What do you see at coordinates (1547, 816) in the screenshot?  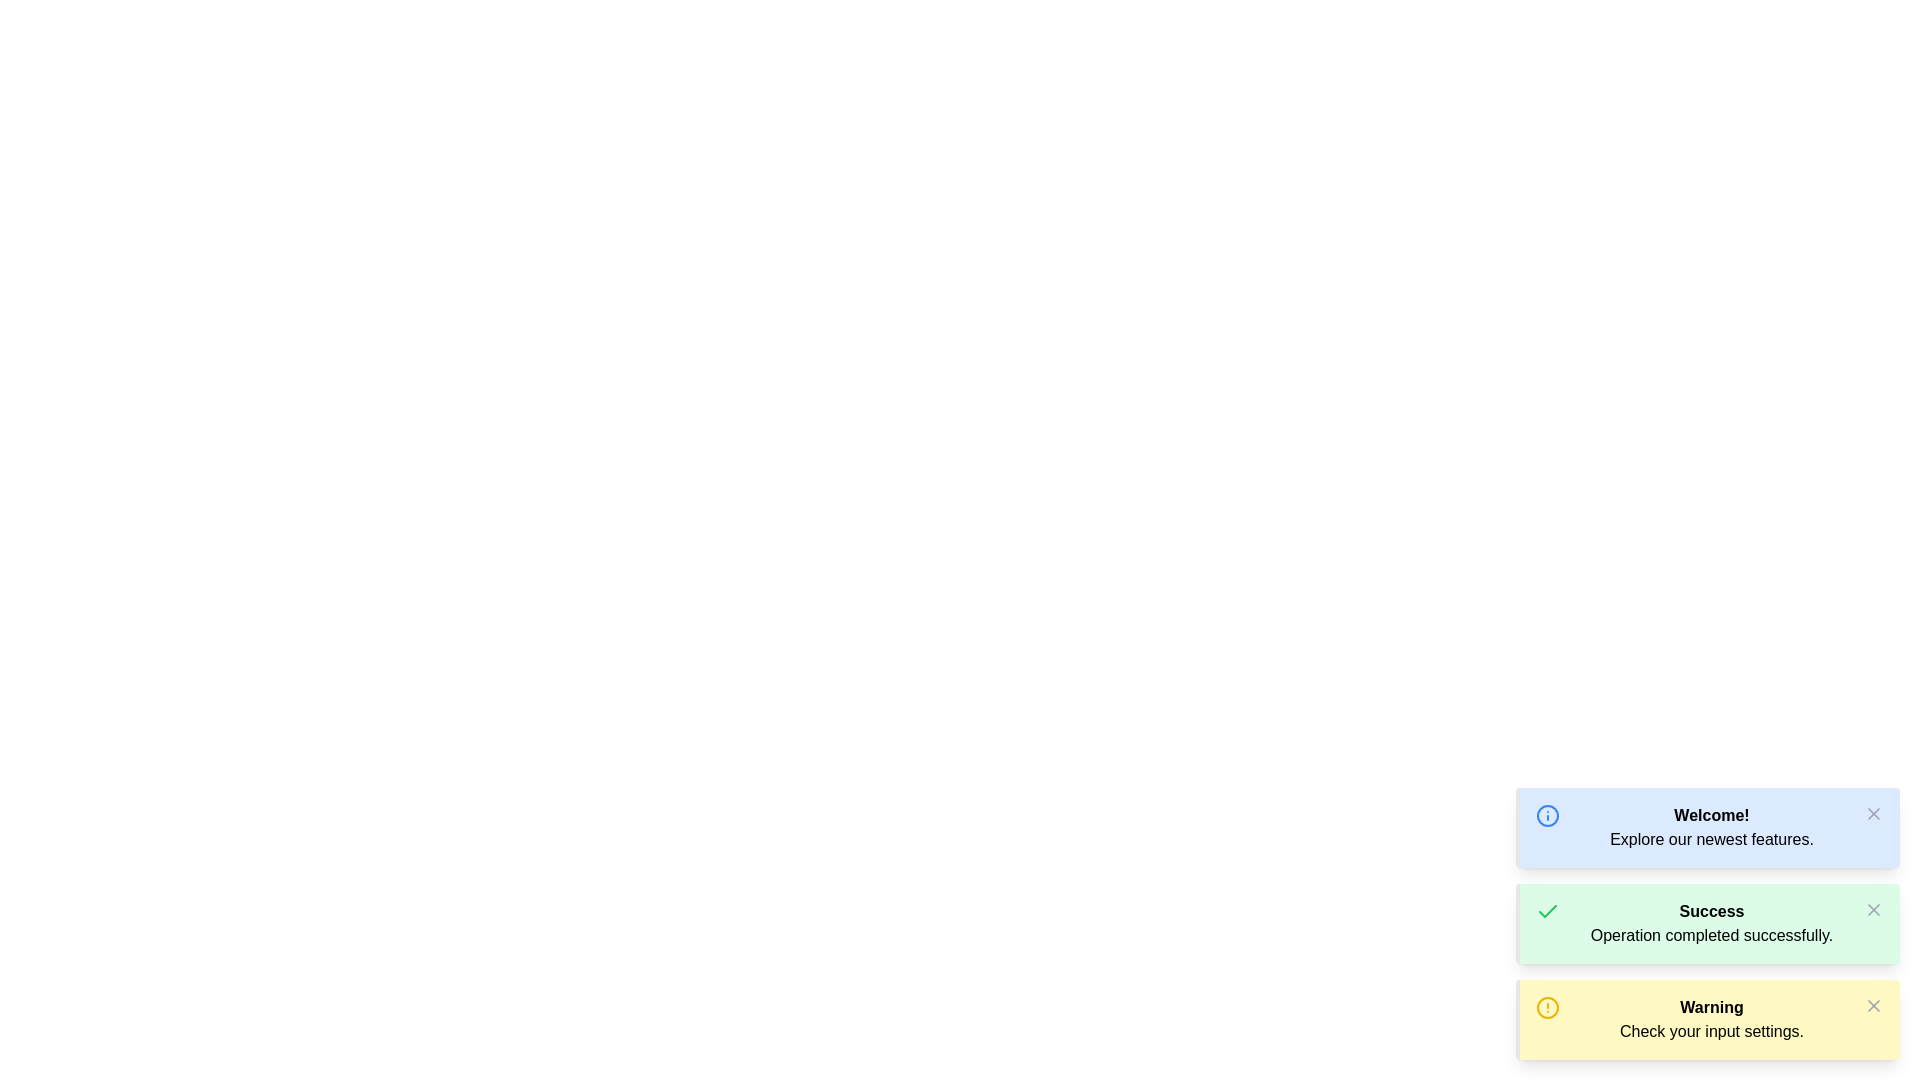 I see `the circular graphical icon component of the information symbol, located within the notification box labeled 'Welcome! Explore our newest features.'` at bounding box center [1547, 816].